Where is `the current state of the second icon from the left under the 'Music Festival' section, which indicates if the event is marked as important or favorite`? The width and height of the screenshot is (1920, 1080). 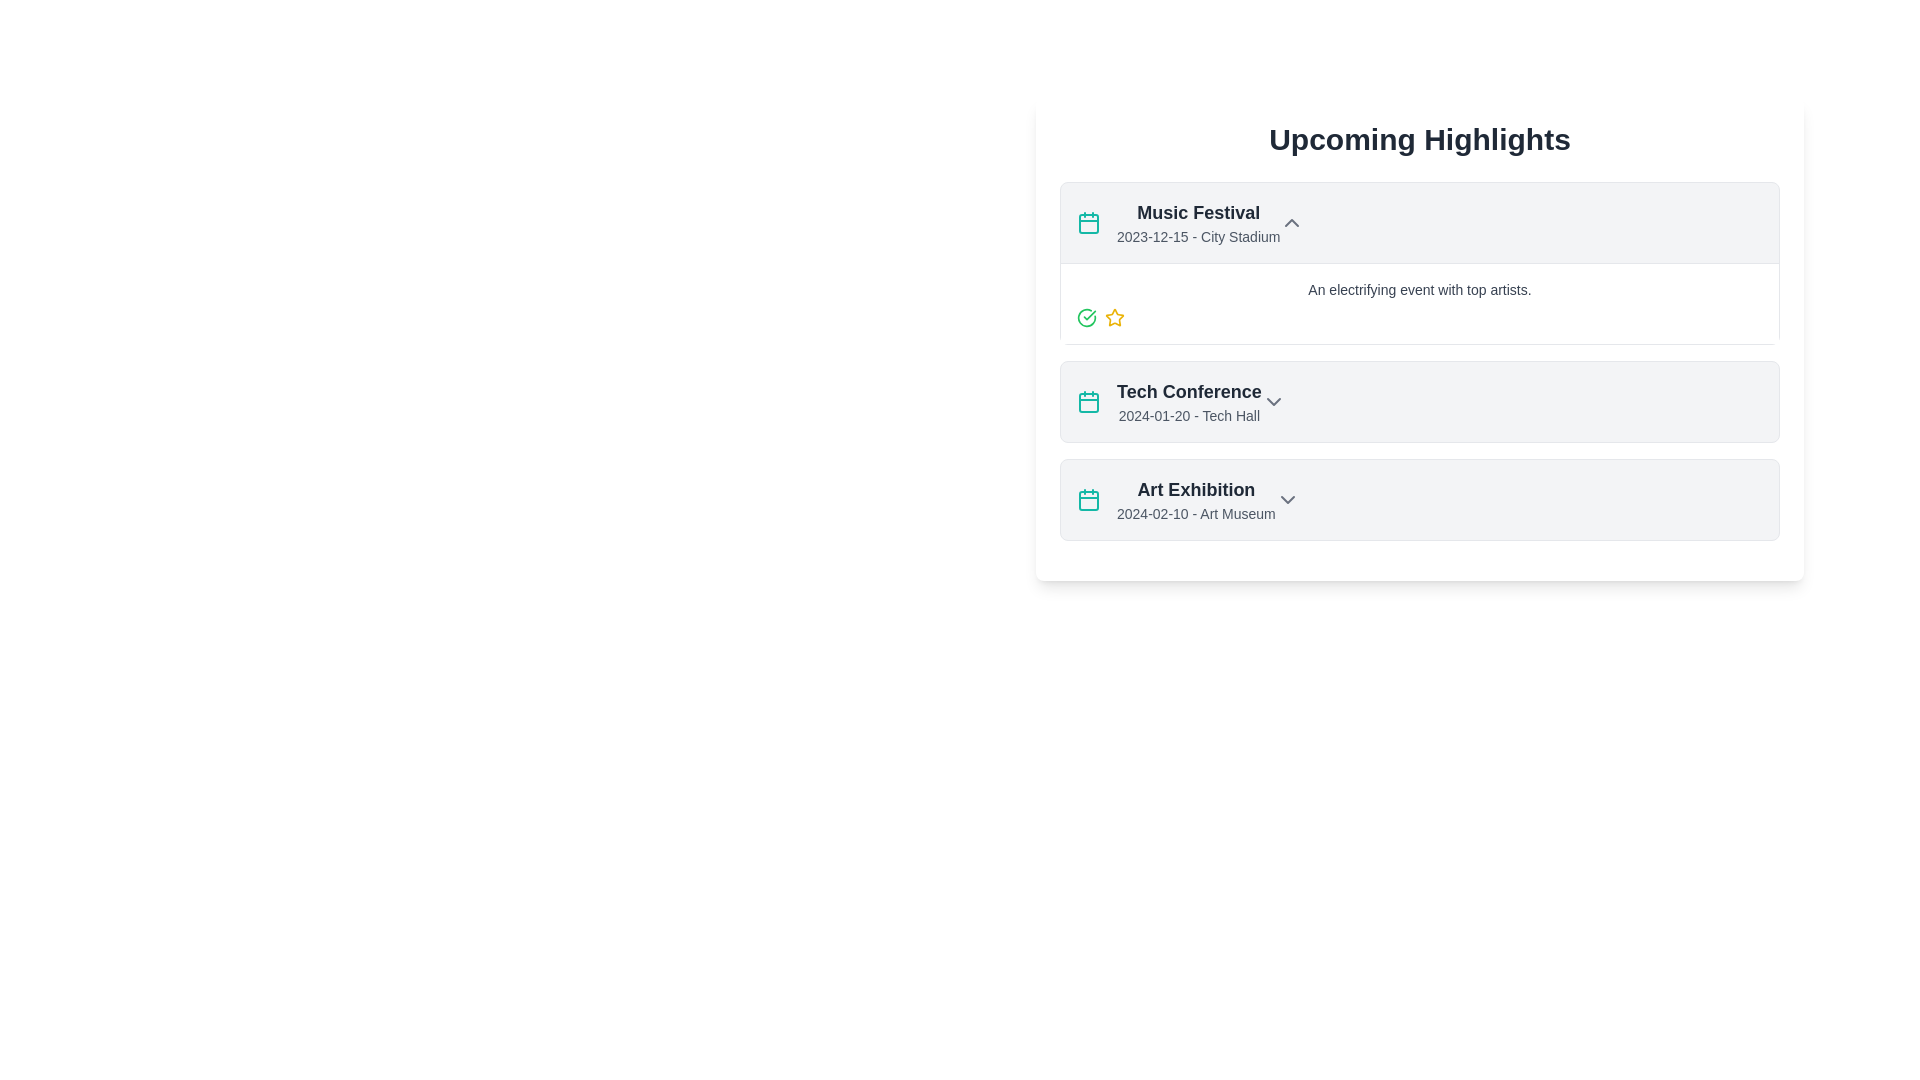 the current state of the second icon from the left under the 'Music Festival' section, which indicates if the event is marked as important or favorite is located at coordinates (1113, 316).